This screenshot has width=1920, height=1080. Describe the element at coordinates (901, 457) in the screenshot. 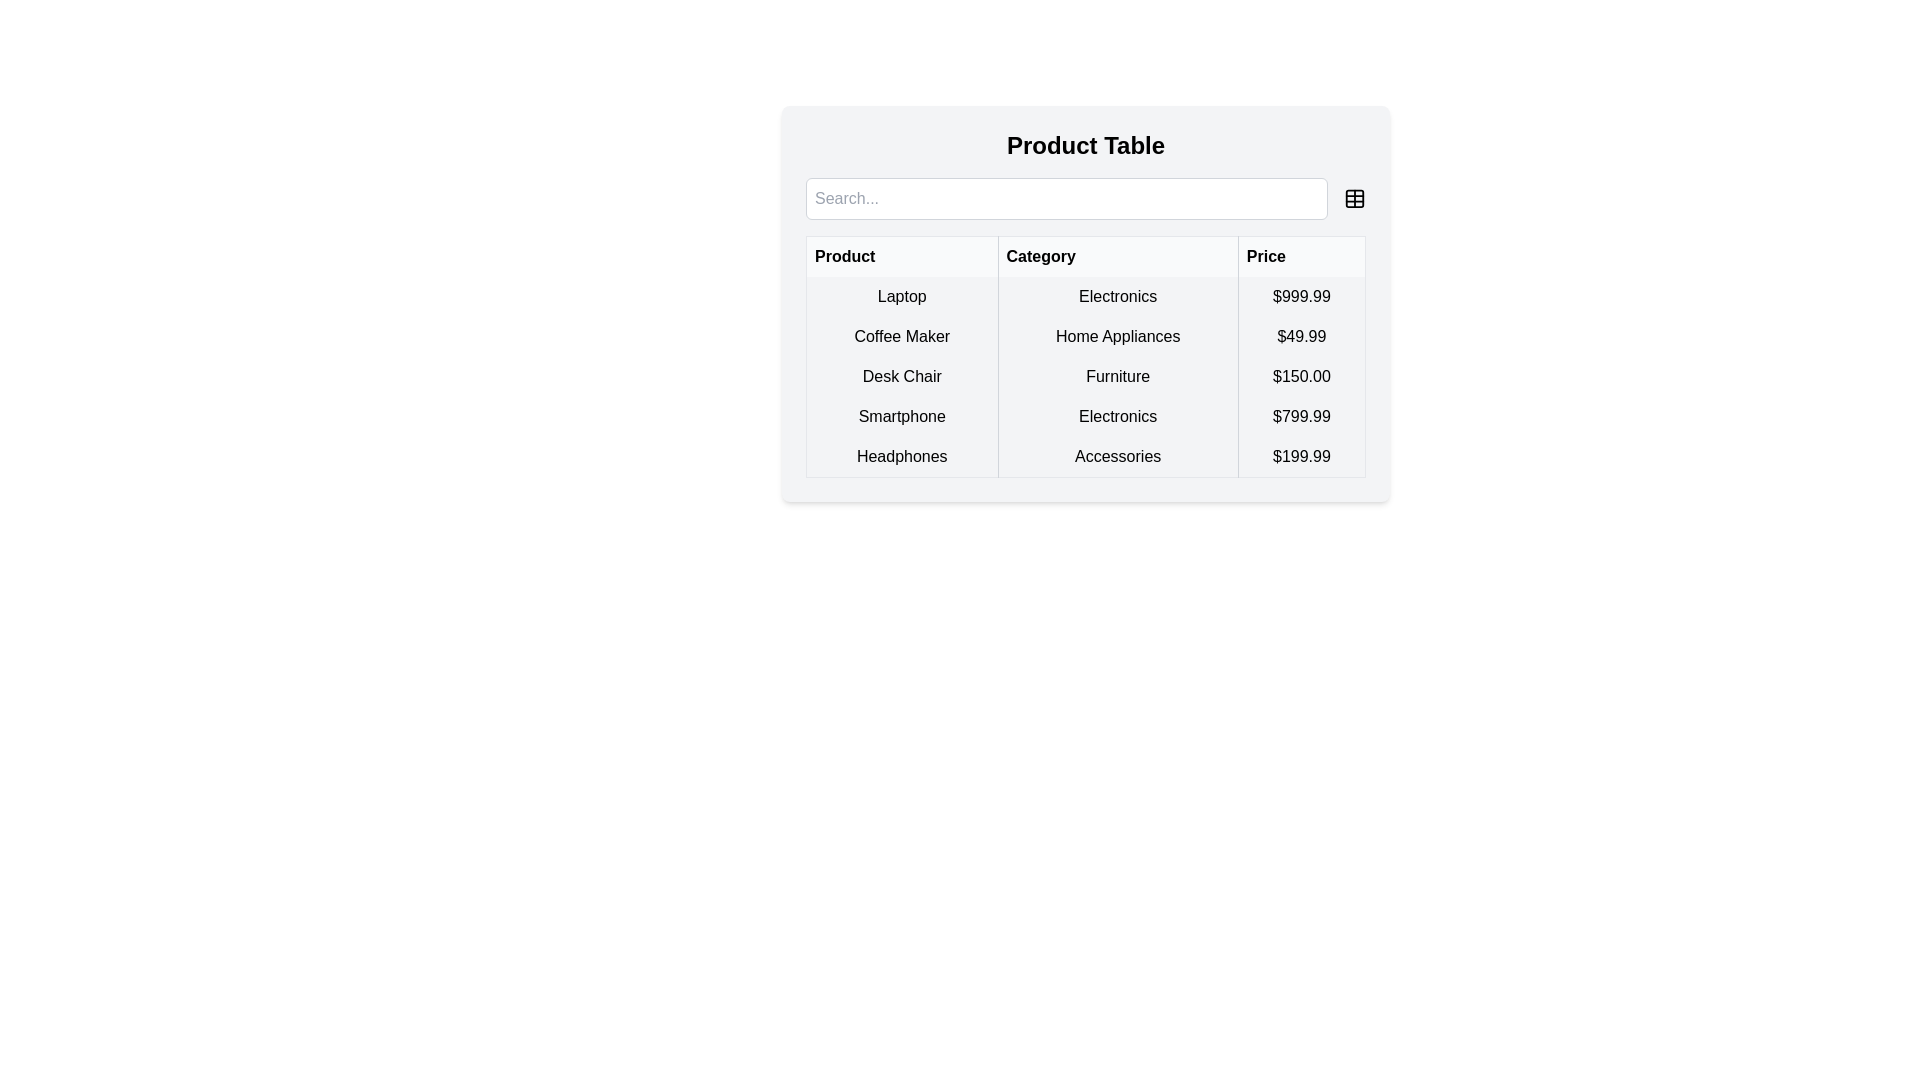

I see `the 'Headphones' text label in the last row, first column of the Product Table, which is styled with centered alignment and bordered on the right with a gray line` at that location.